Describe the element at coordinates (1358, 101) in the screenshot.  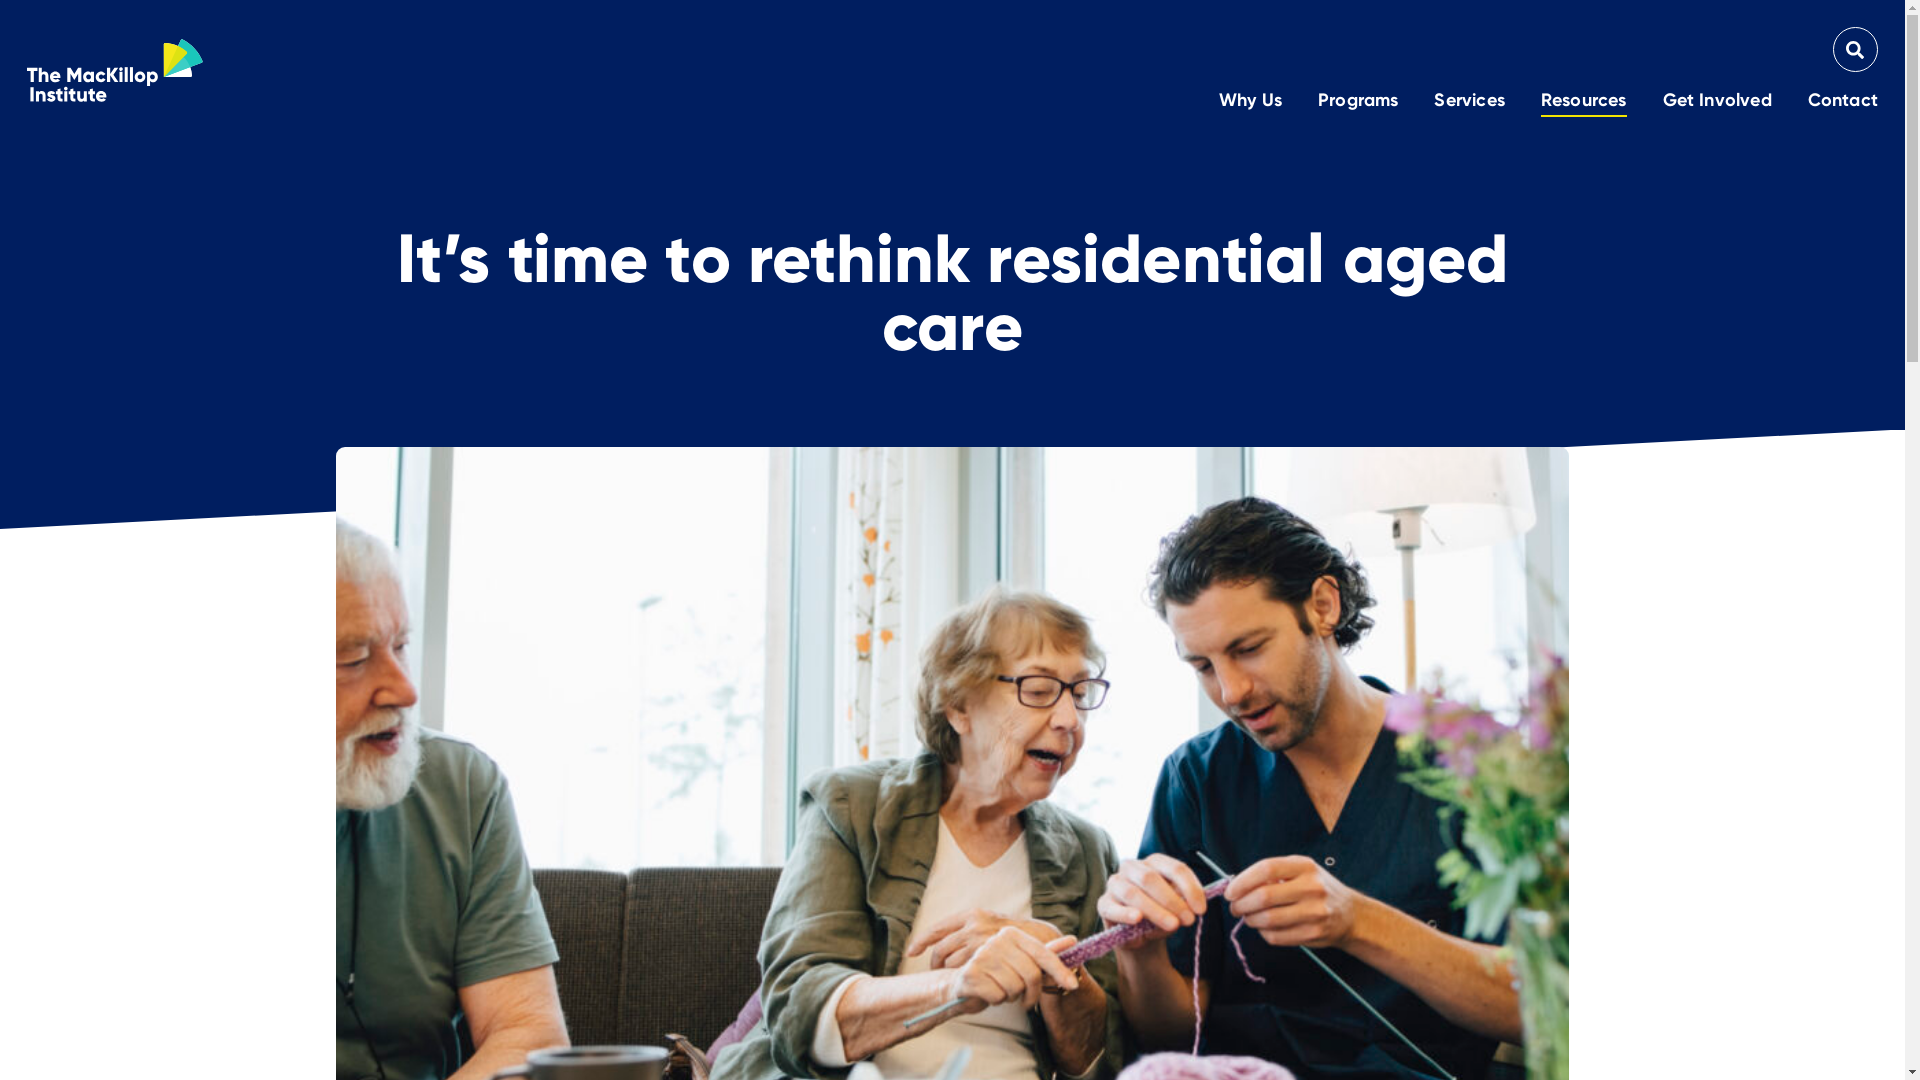
I see `'Programs'` at that location.